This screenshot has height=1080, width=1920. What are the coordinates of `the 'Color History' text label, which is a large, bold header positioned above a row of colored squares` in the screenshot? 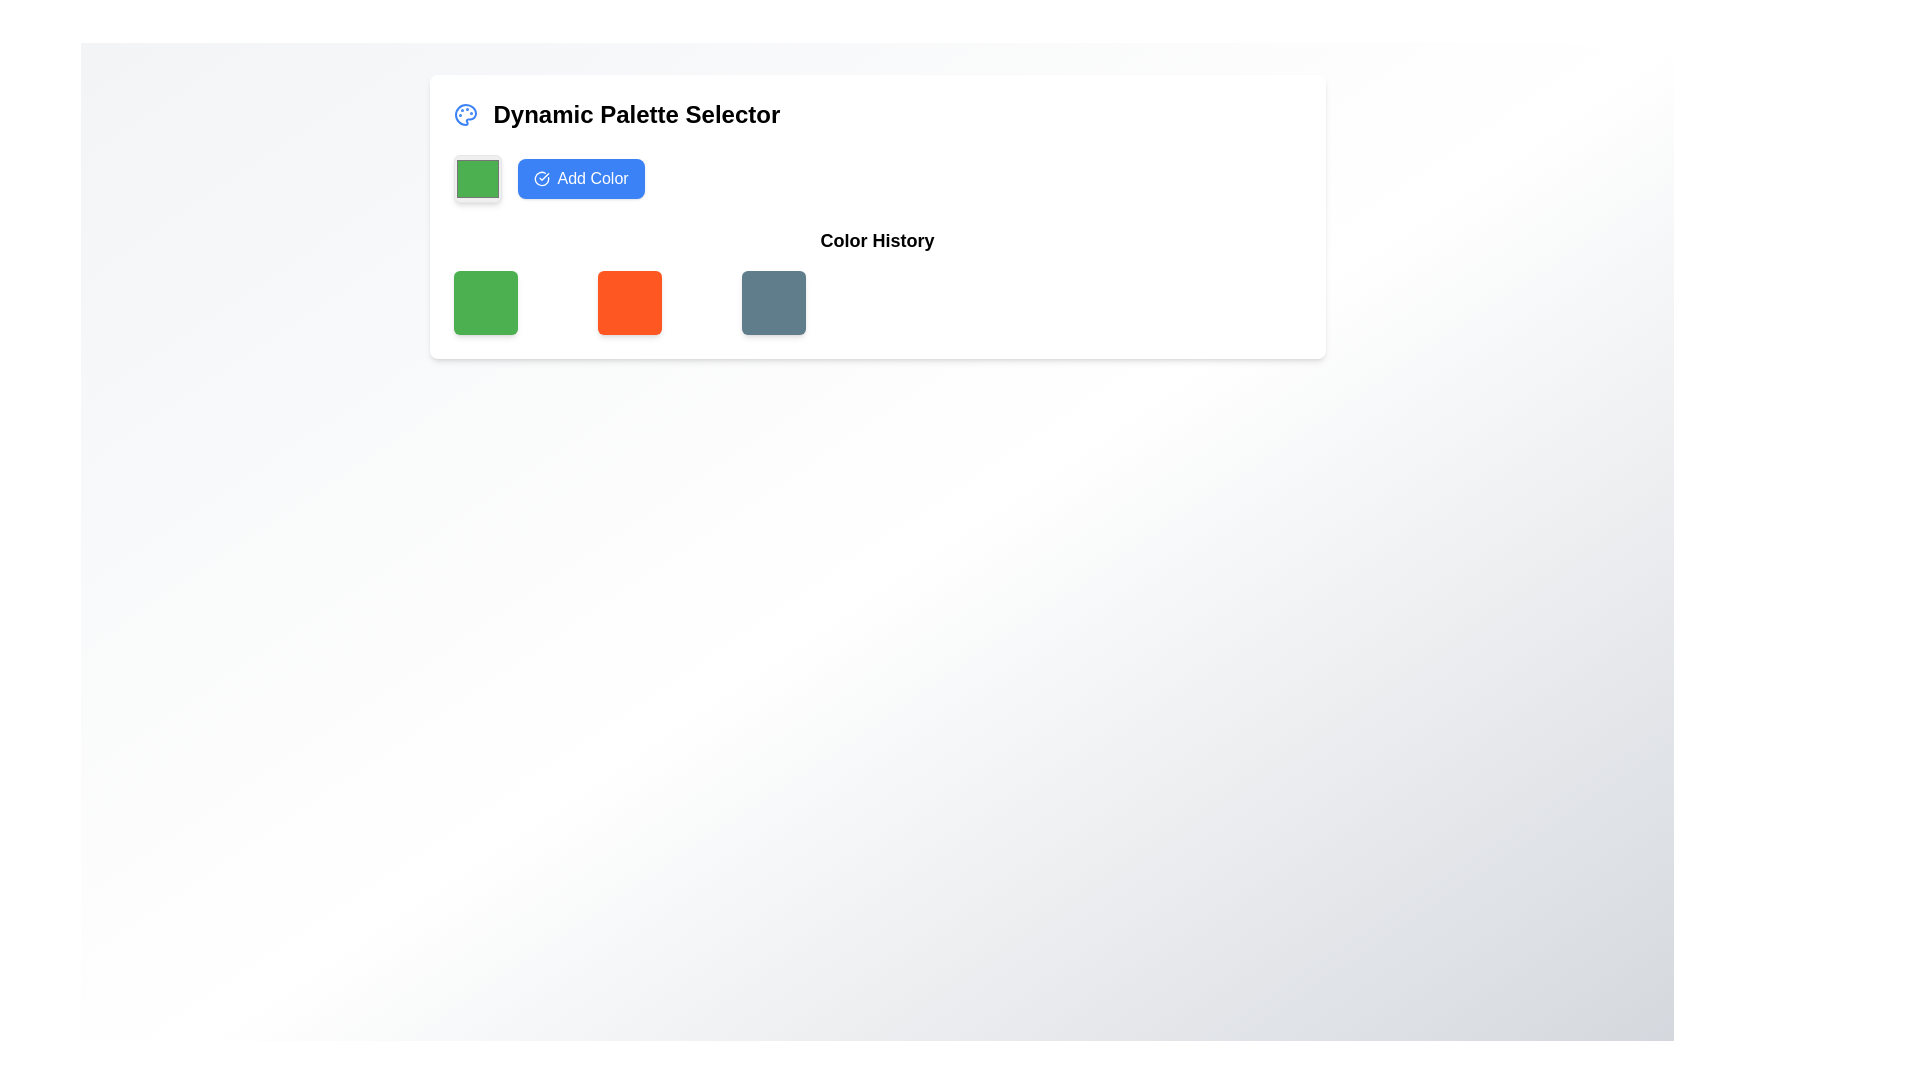 It's located at (877, 239).